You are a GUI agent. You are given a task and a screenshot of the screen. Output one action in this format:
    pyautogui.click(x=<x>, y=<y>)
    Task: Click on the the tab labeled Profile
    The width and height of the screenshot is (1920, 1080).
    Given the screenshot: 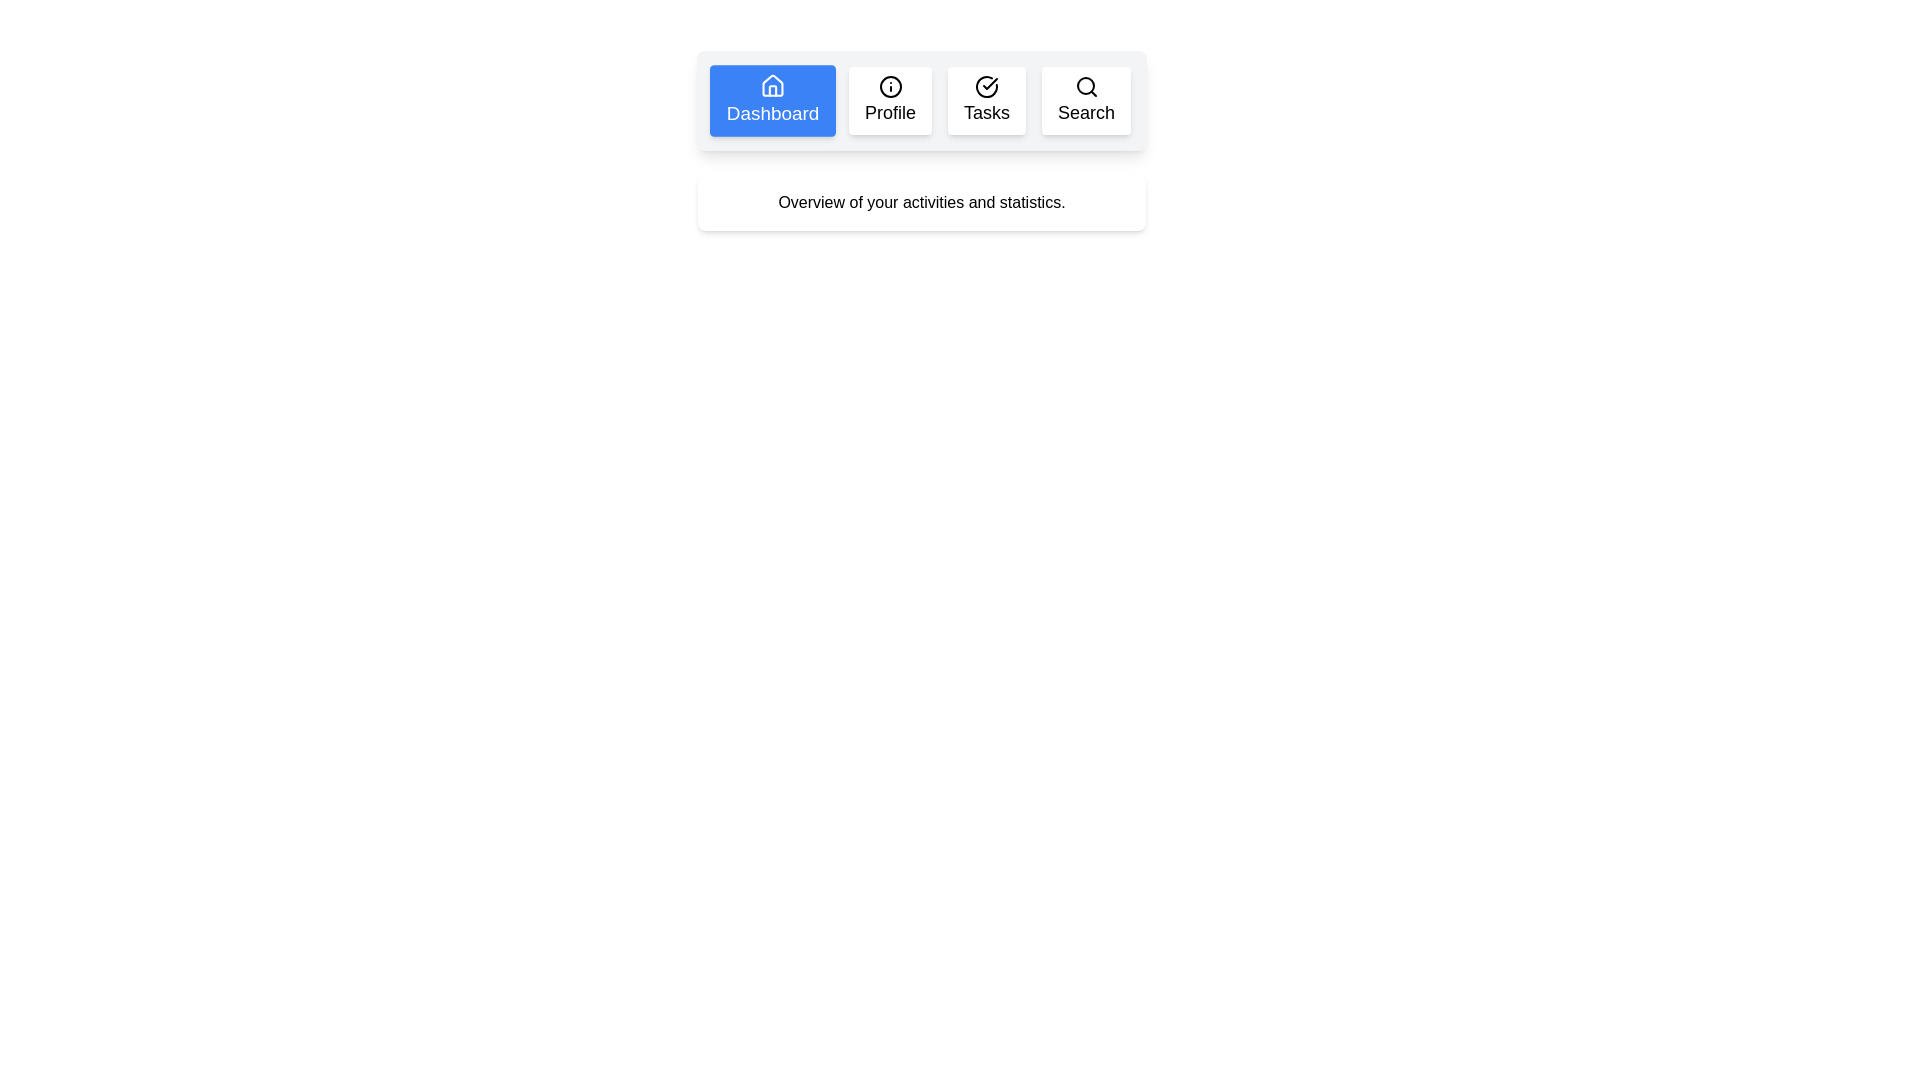 What is the action you would take?
    pyautogui.click(x=889, y=100)
    